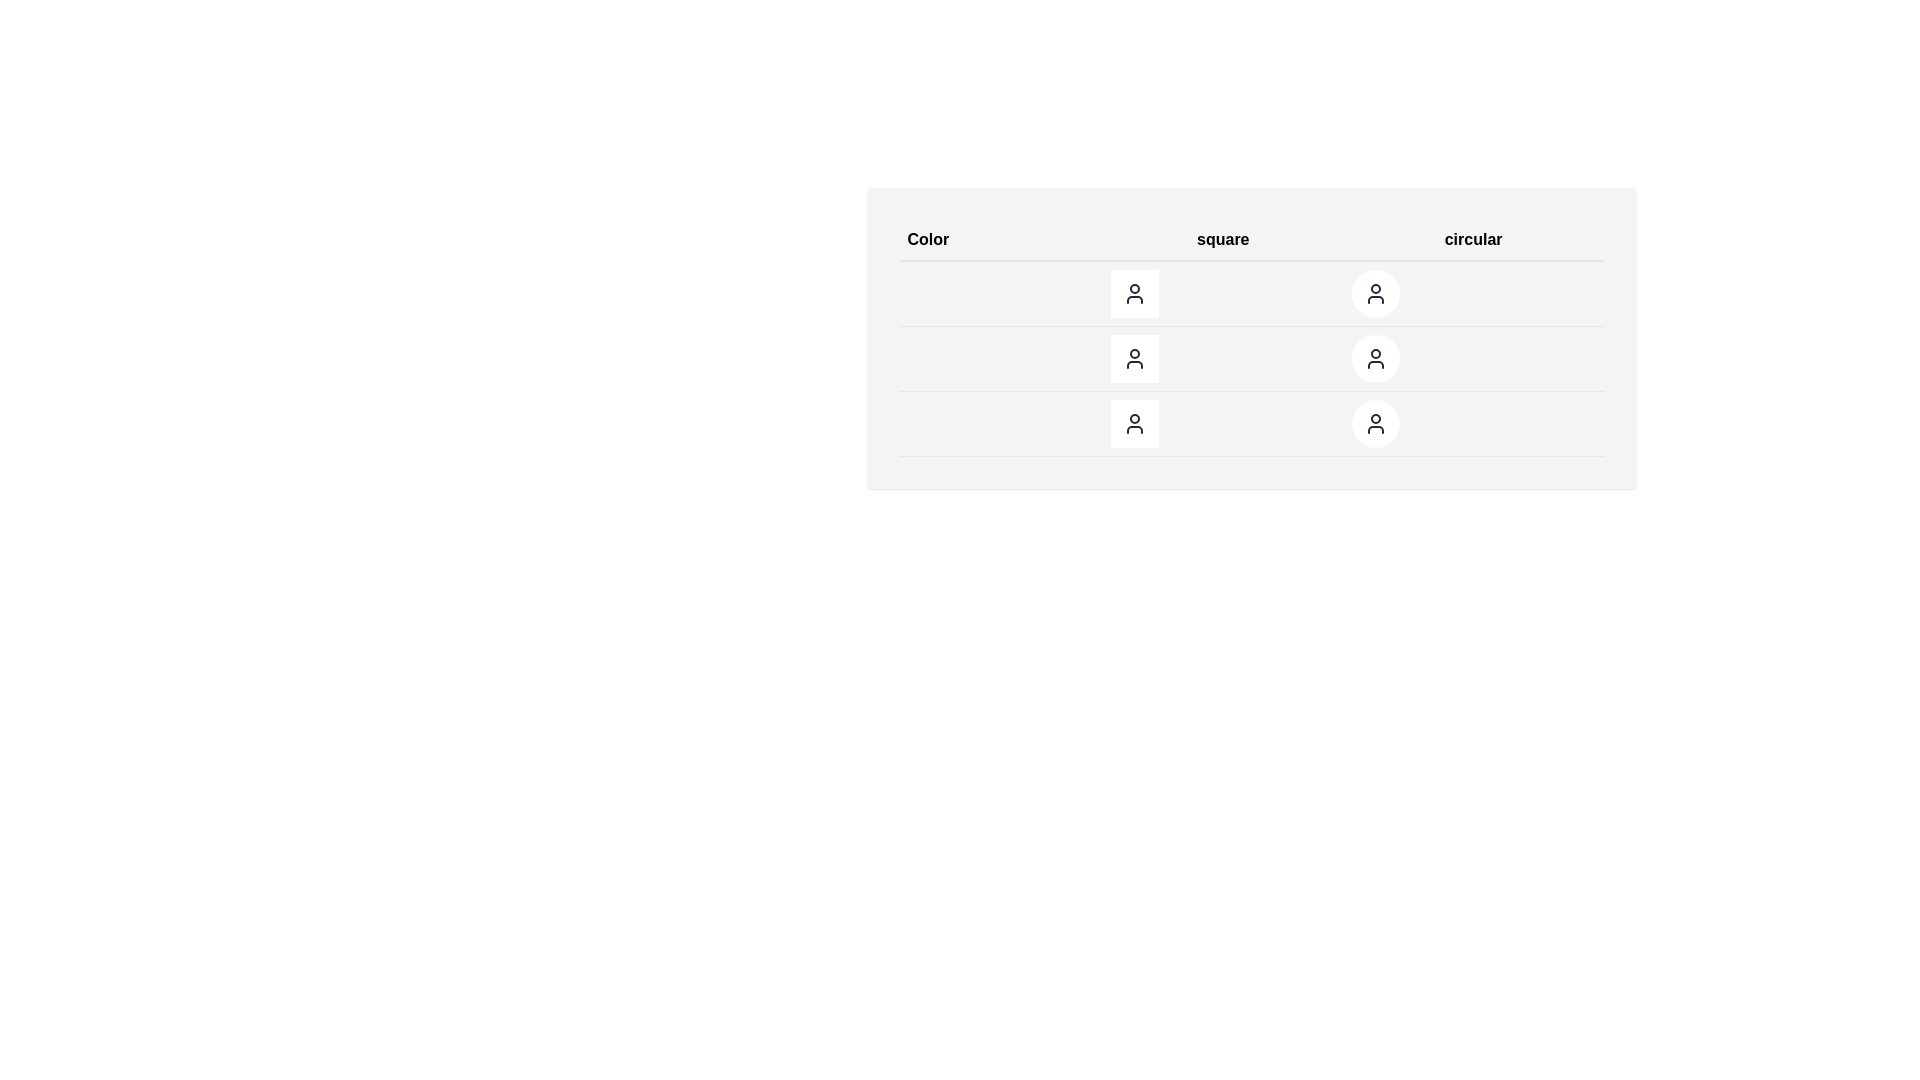  Describe the element at coordinates (1134, 293) in the screenshot. I see `the user profile picture icon, which is a dark-colored icon on a light background located in the first rectangle of the left column under the 'square' label` at that location.